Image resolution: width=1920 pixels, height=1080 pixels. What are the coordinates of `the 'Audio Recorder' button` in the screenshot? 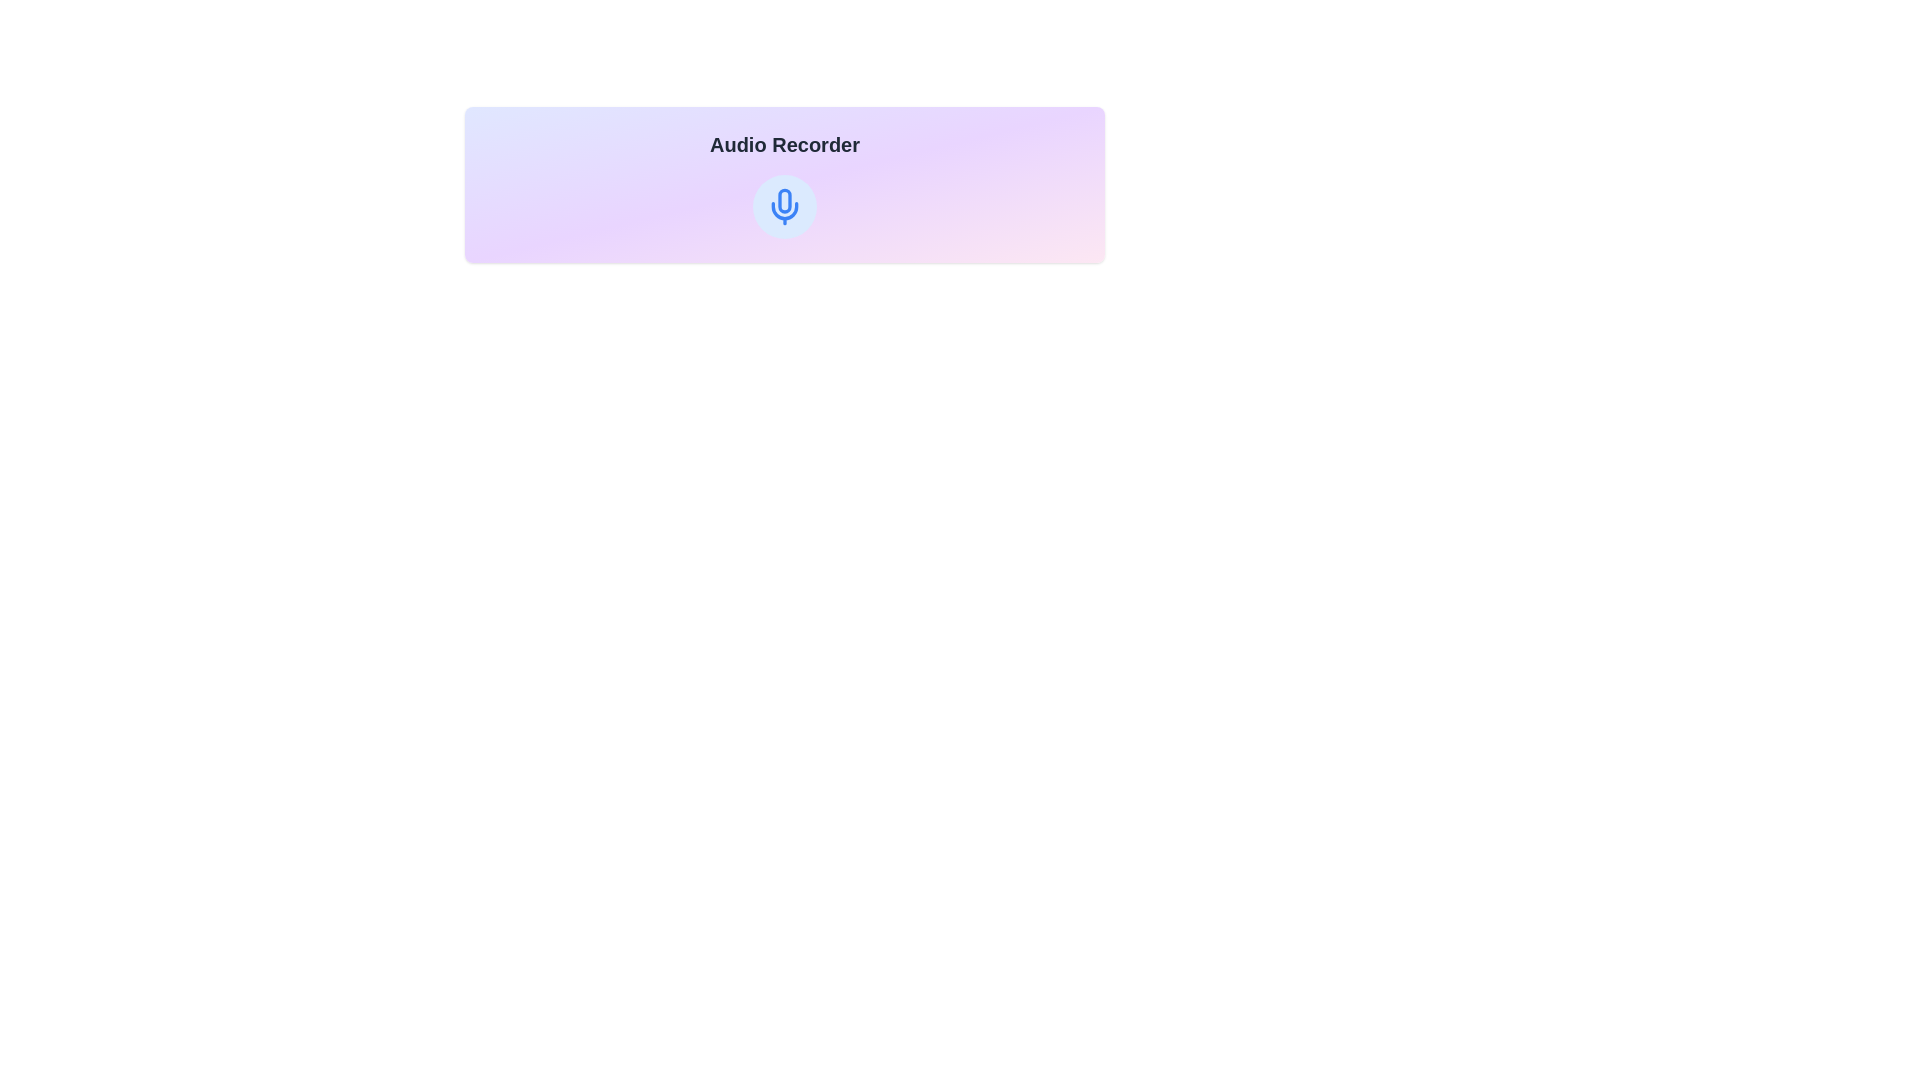 It's located at (784, 207).